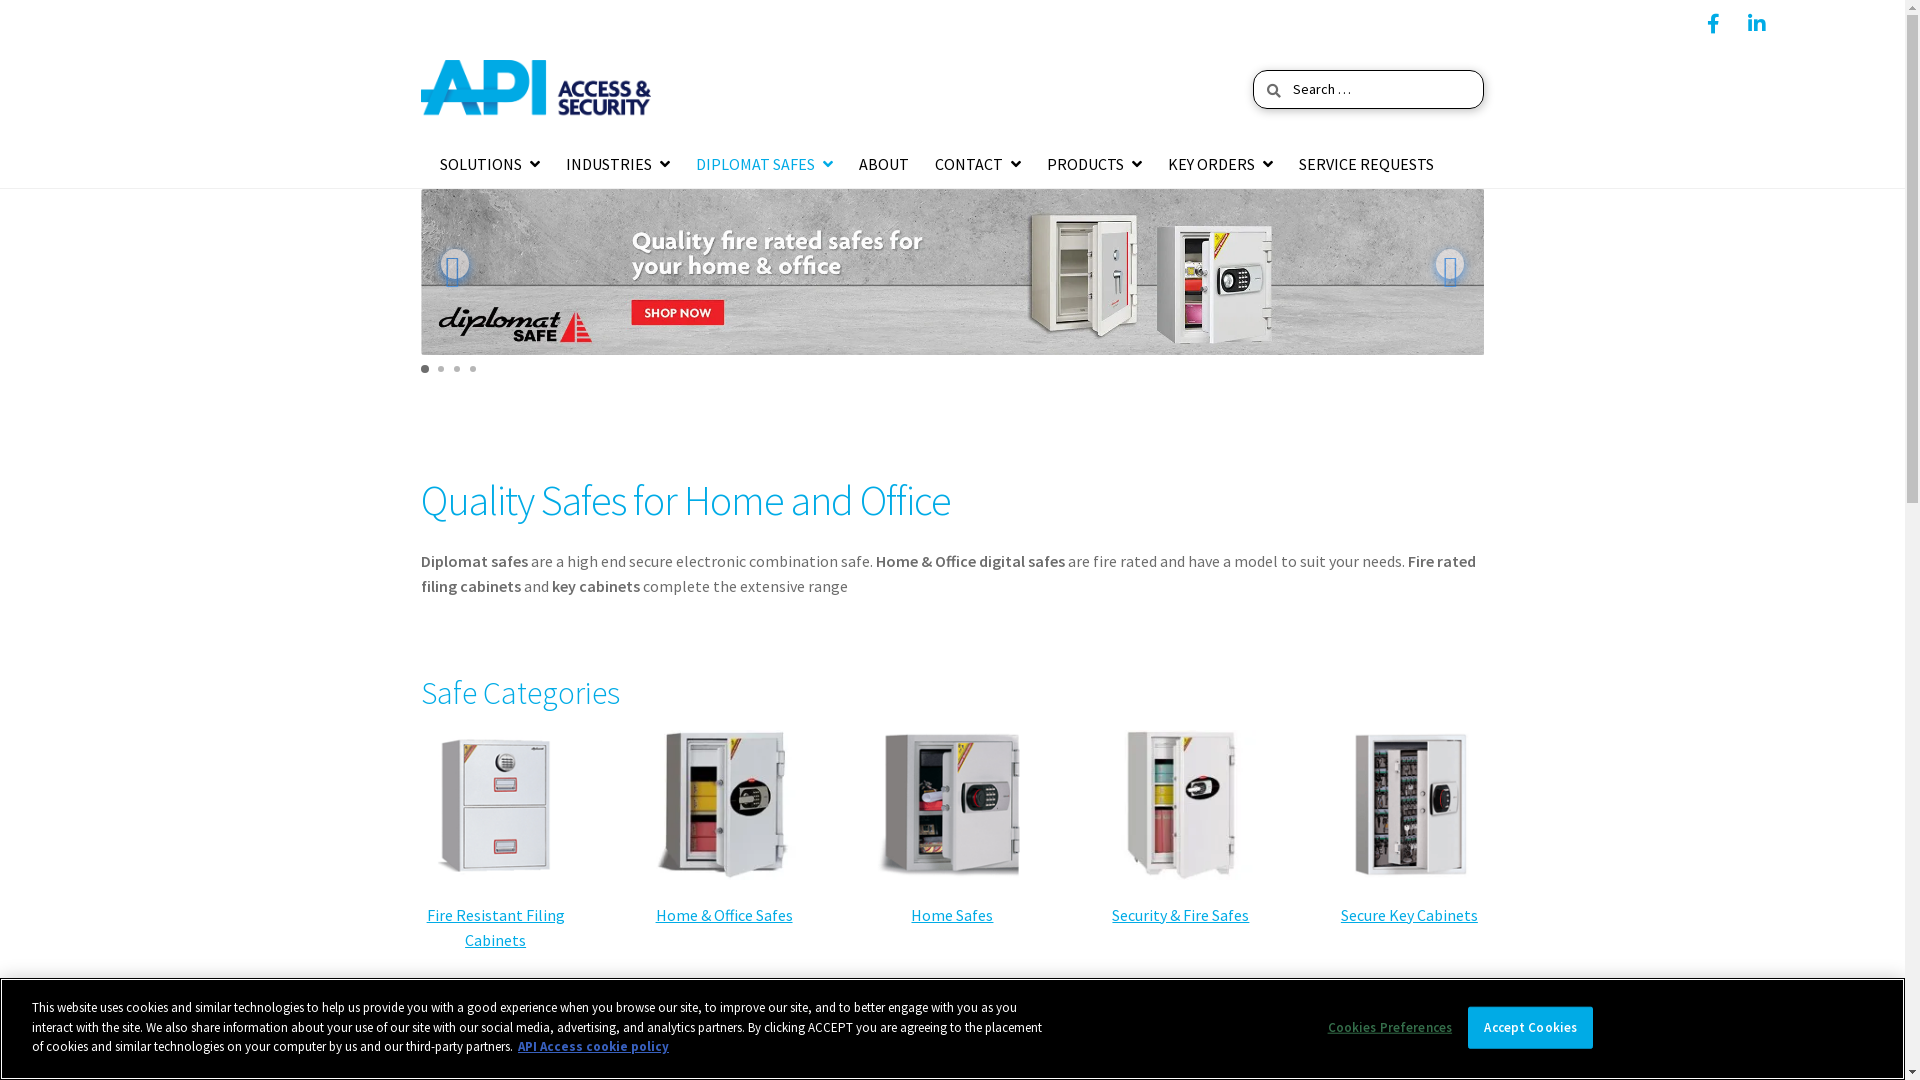  I want to click on 'ABOUT', so click(882, 164).